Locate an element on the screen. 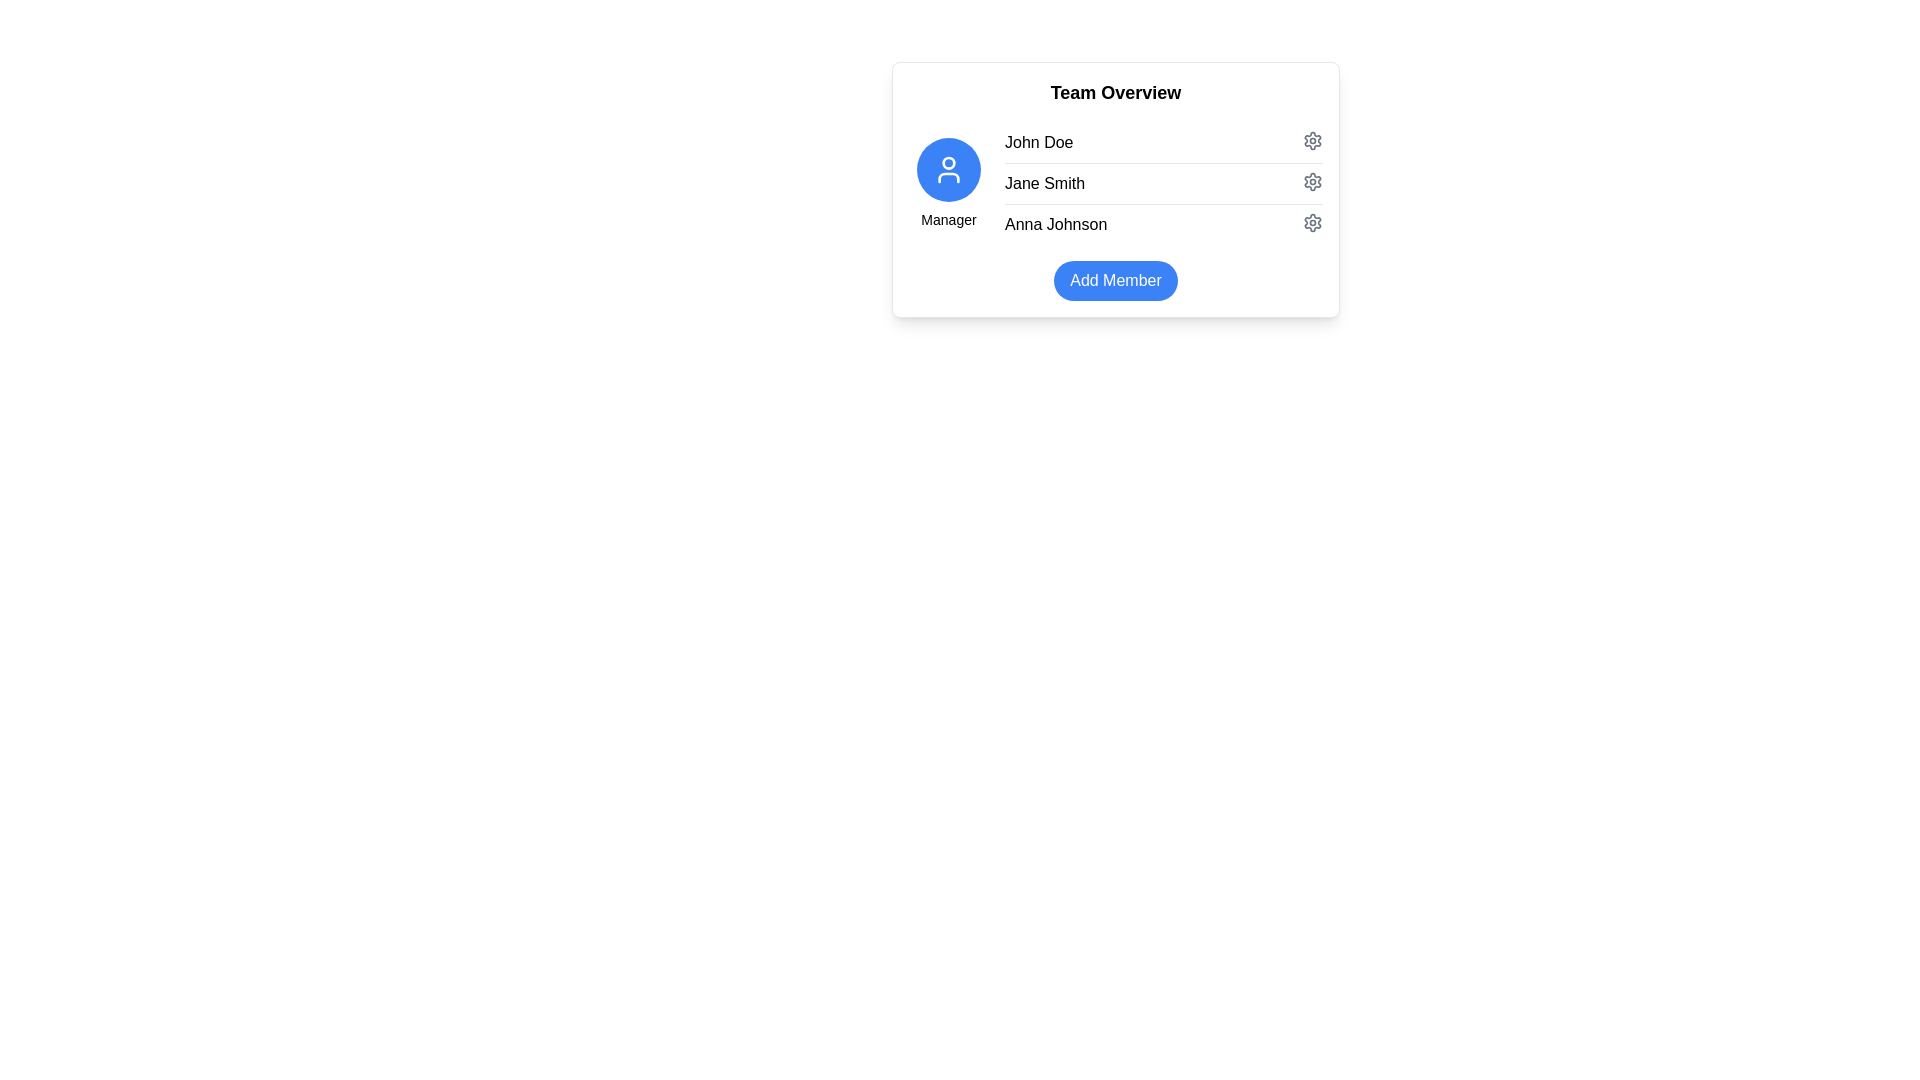 This screenshot has height=1080, width=1920. the text label displaying 'Anna Johnson' which is the third entry under the 'Manager' label in the 'Team Overview' card is located at coordinates (1055, 224).